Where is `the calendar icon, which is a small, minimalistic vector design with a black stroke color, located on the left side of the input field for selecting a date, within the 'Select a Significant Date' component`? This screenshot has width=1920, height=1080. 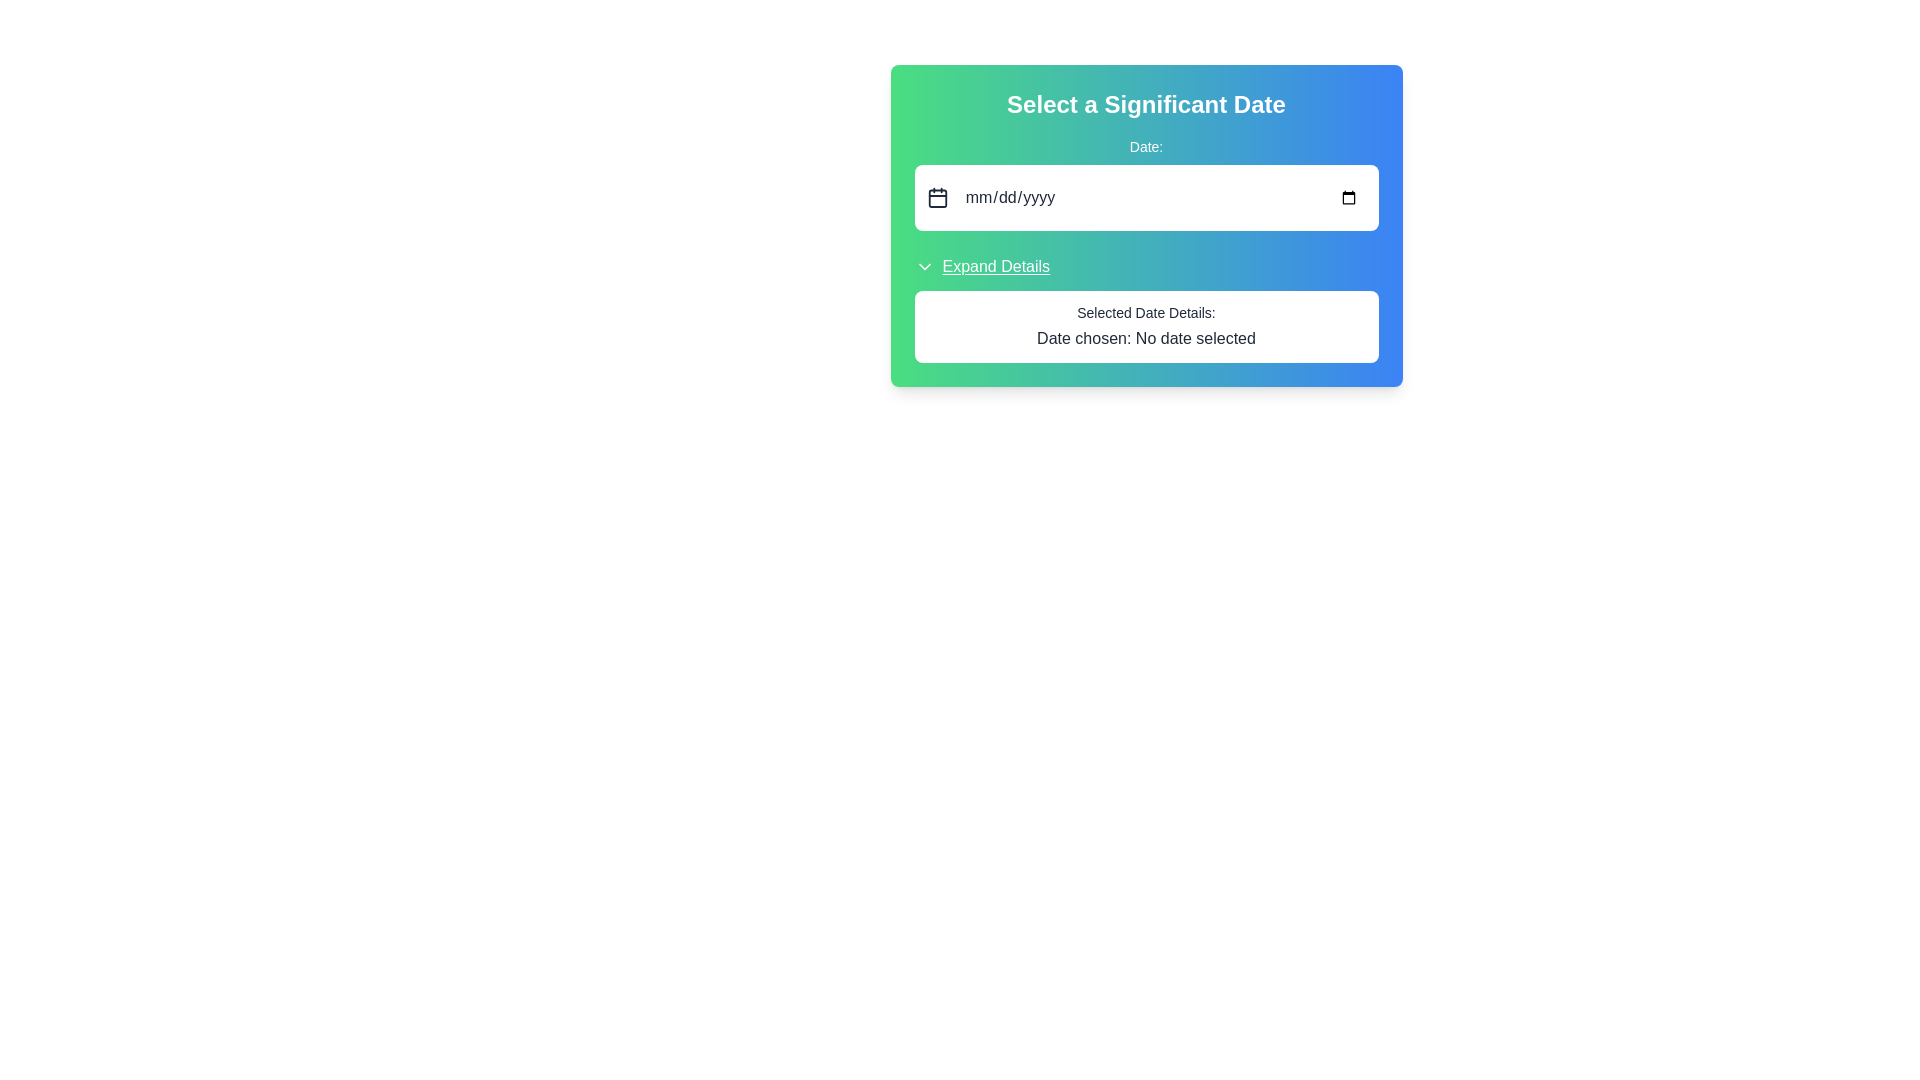
the calendar icon, which is a small, minimalistic vector design with a black stroke color, located on the left side of the input field for selecting a date, within the 'Select a Significant Date' component is located at coordinates (936, 197).